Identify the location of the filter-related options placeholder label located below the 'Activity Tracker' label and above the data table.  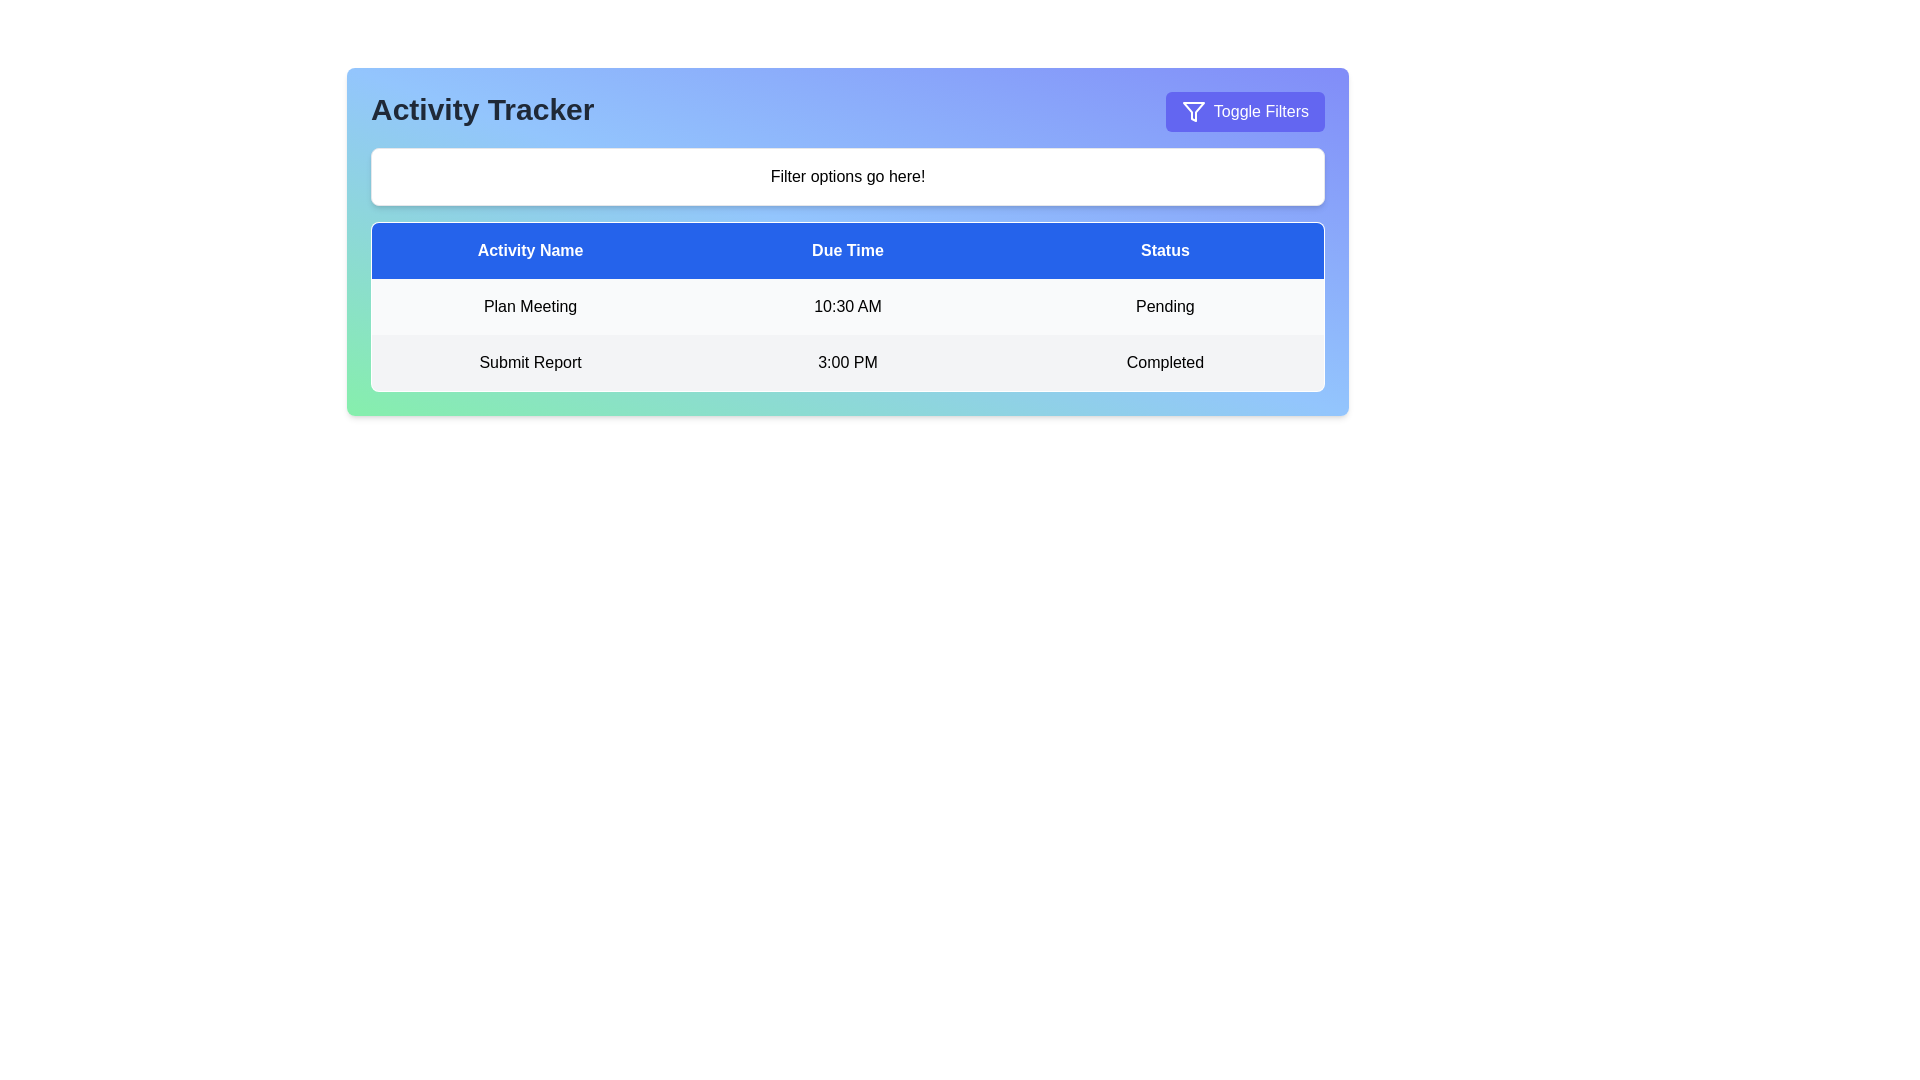
(848, 176).